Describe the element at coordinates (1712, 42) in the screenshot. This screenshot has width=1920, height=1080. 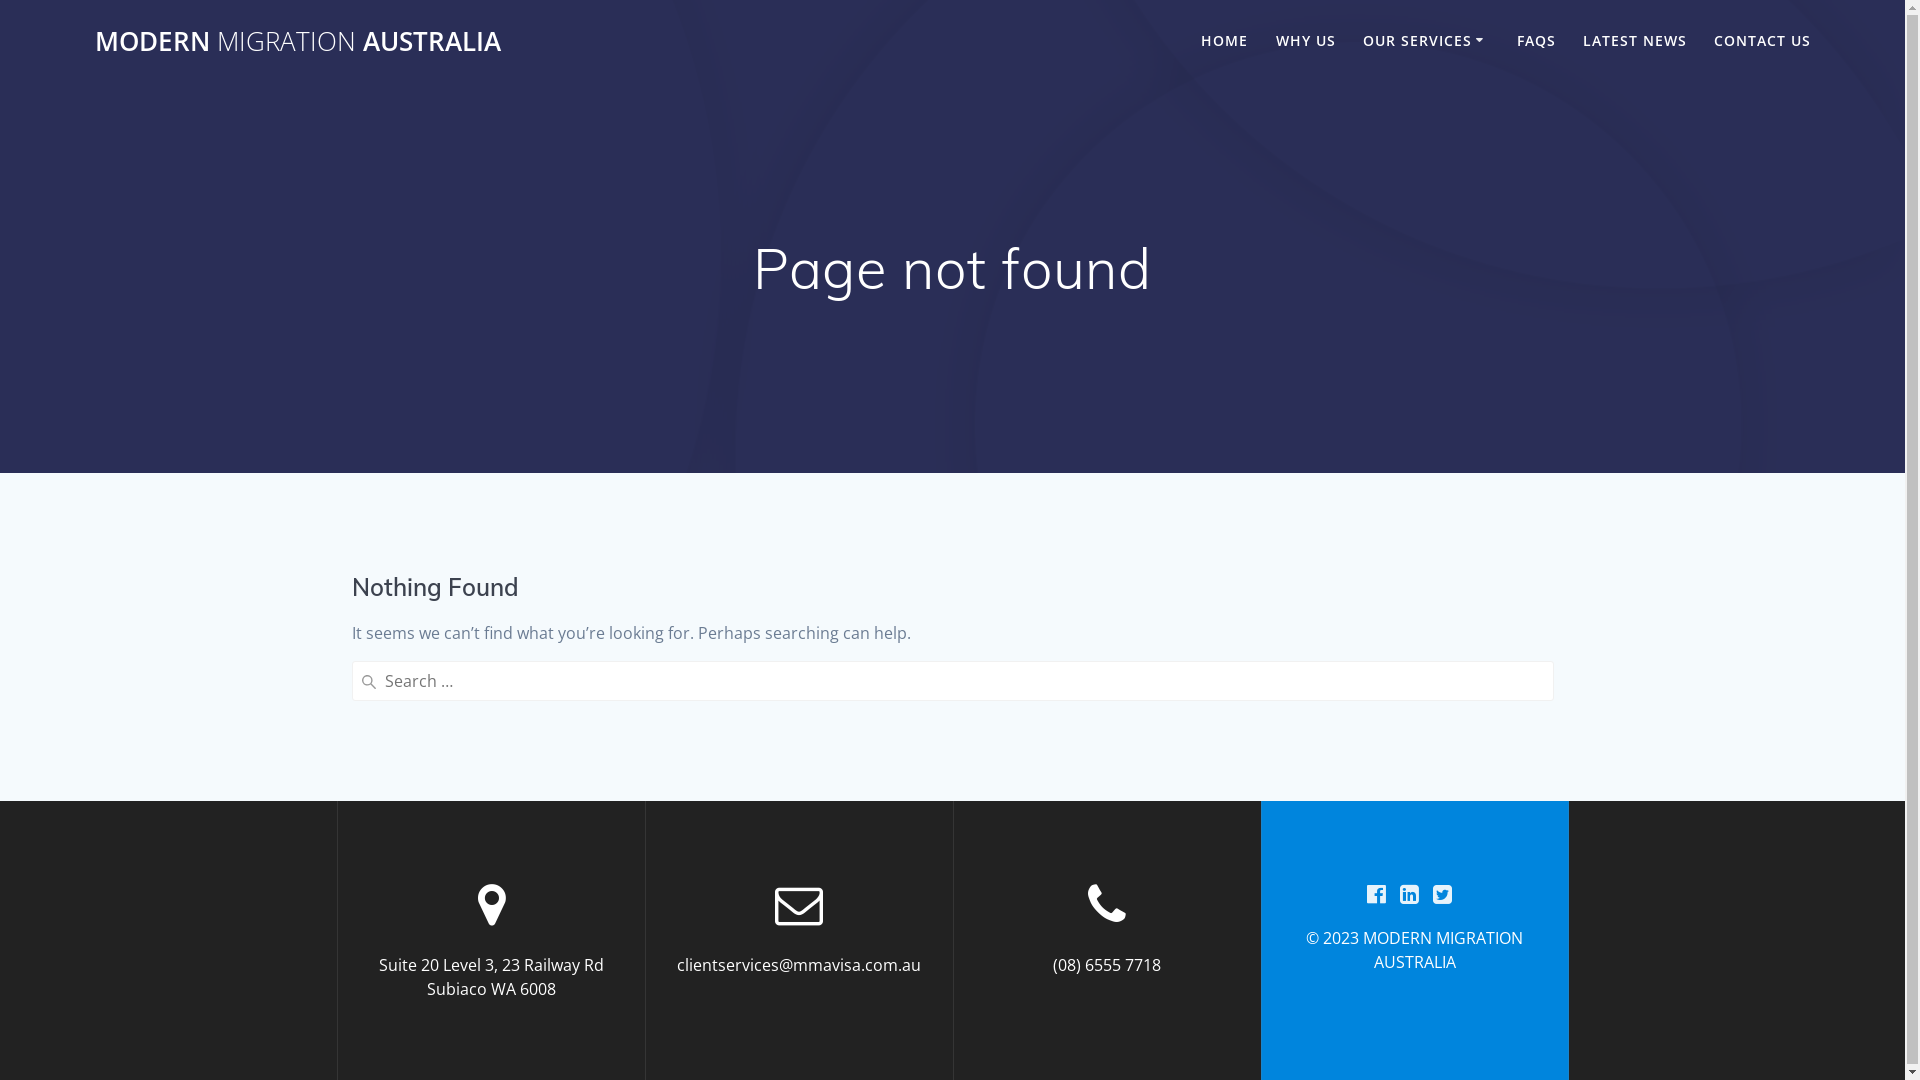
I see `'CONTACT US'` at that location.